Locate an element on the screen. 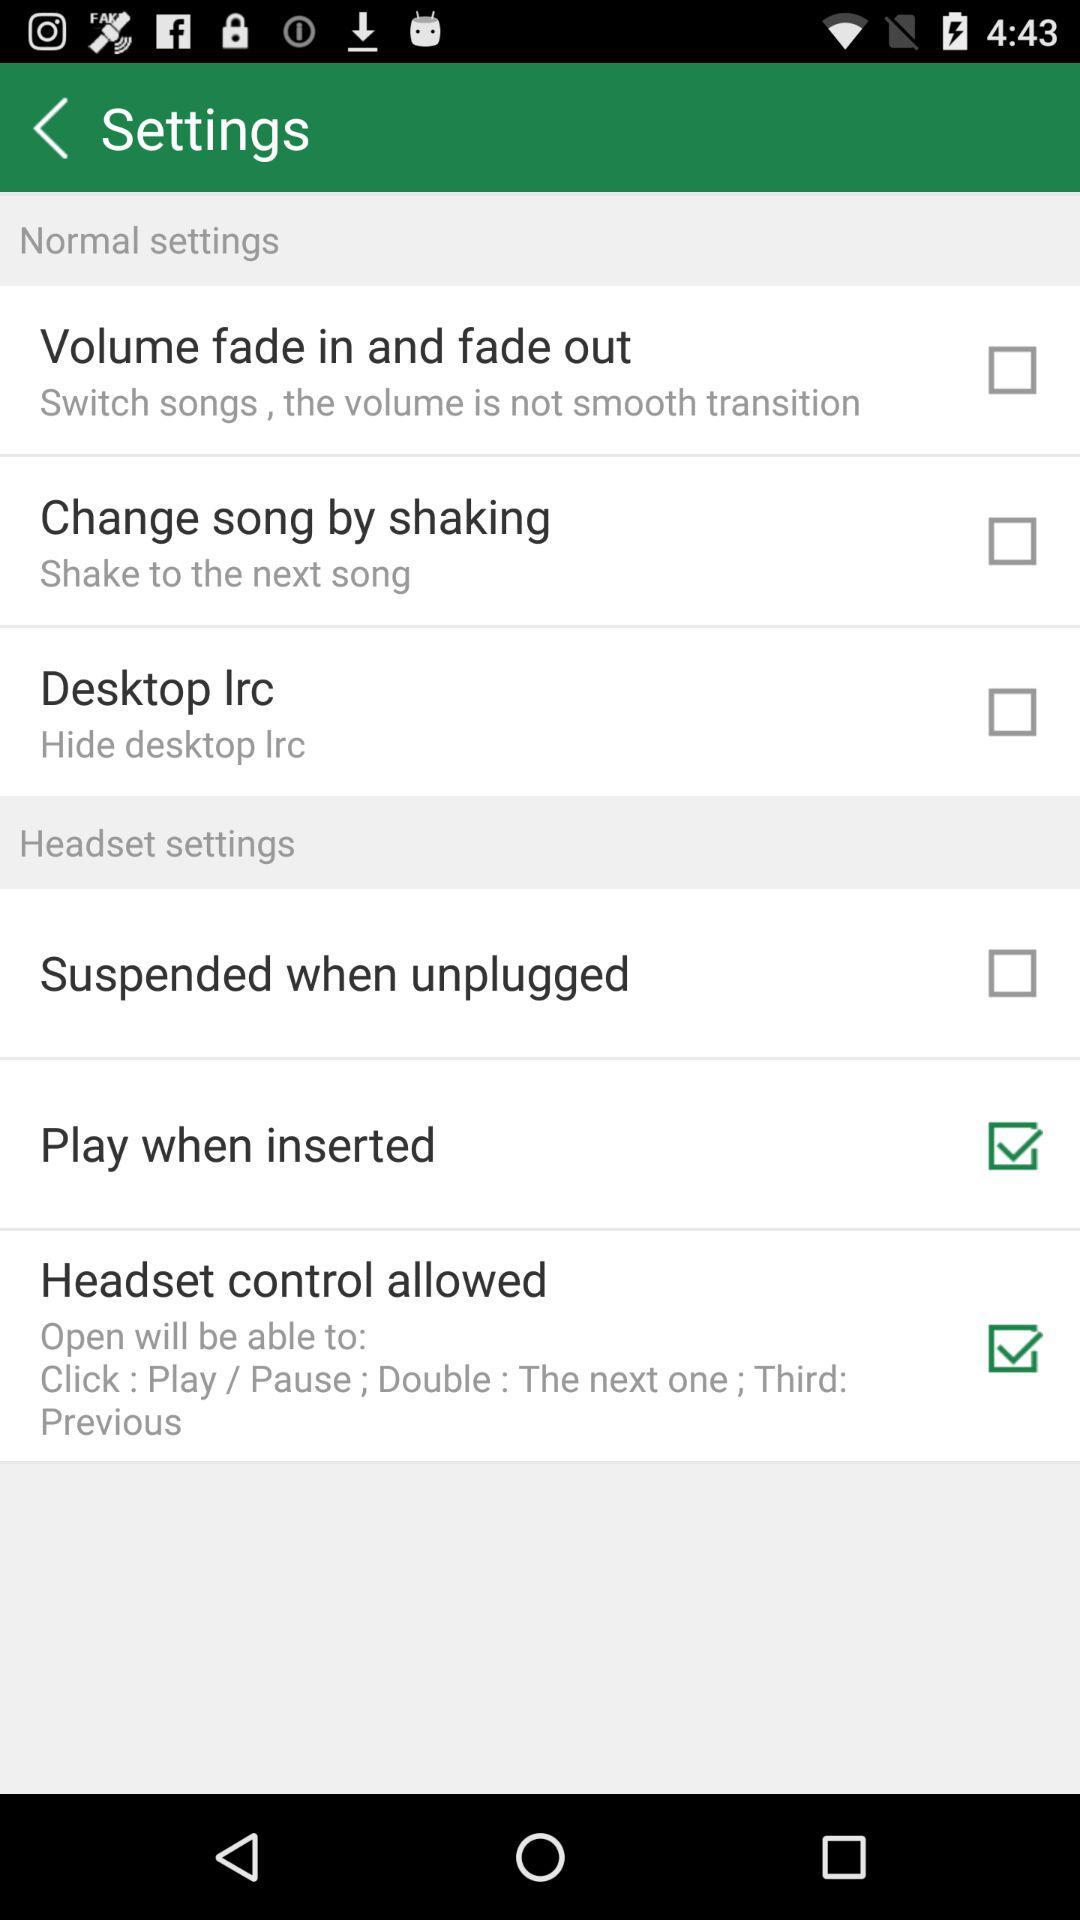 This screenshot has height=1920, width=1080. the headset settings icon is located at coordinates (540, 842).